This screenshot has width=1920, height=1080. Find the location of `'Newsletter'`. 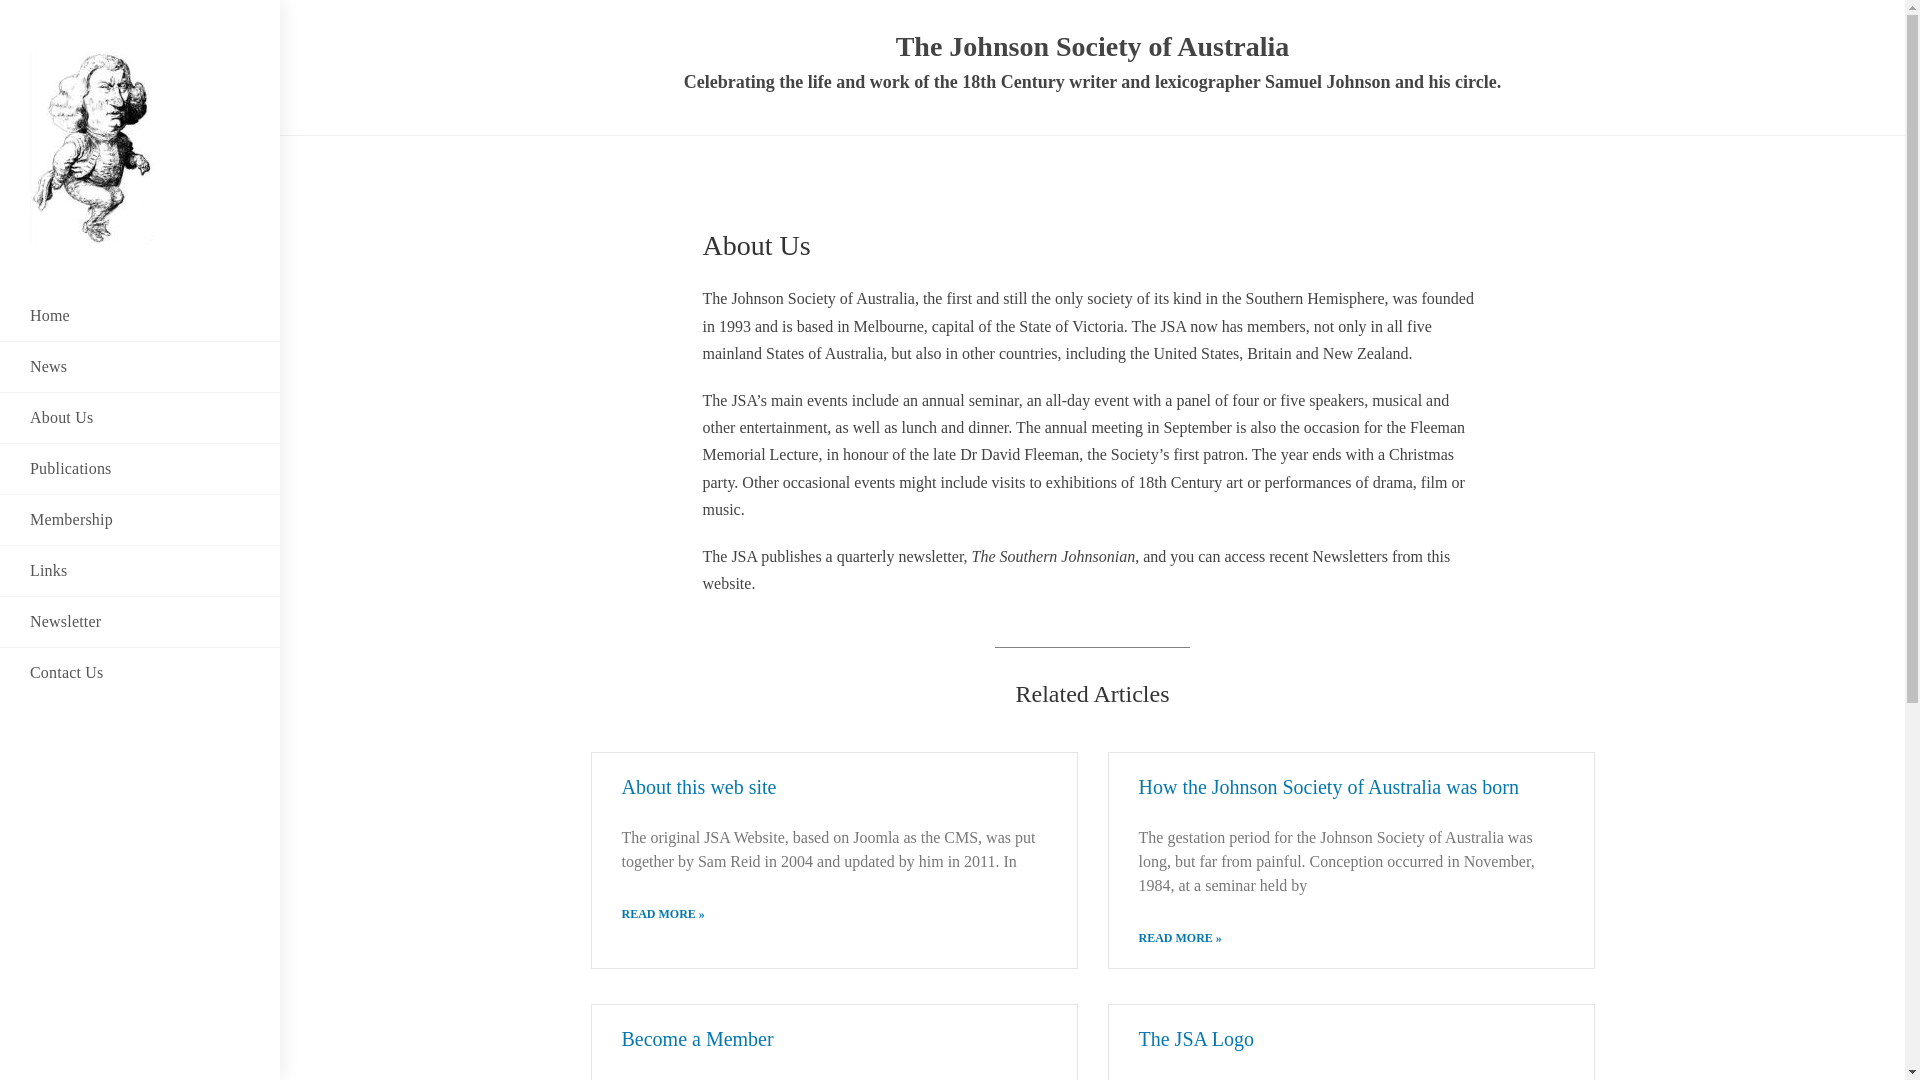

'Newsletter' is located at coordinates (138, 620).